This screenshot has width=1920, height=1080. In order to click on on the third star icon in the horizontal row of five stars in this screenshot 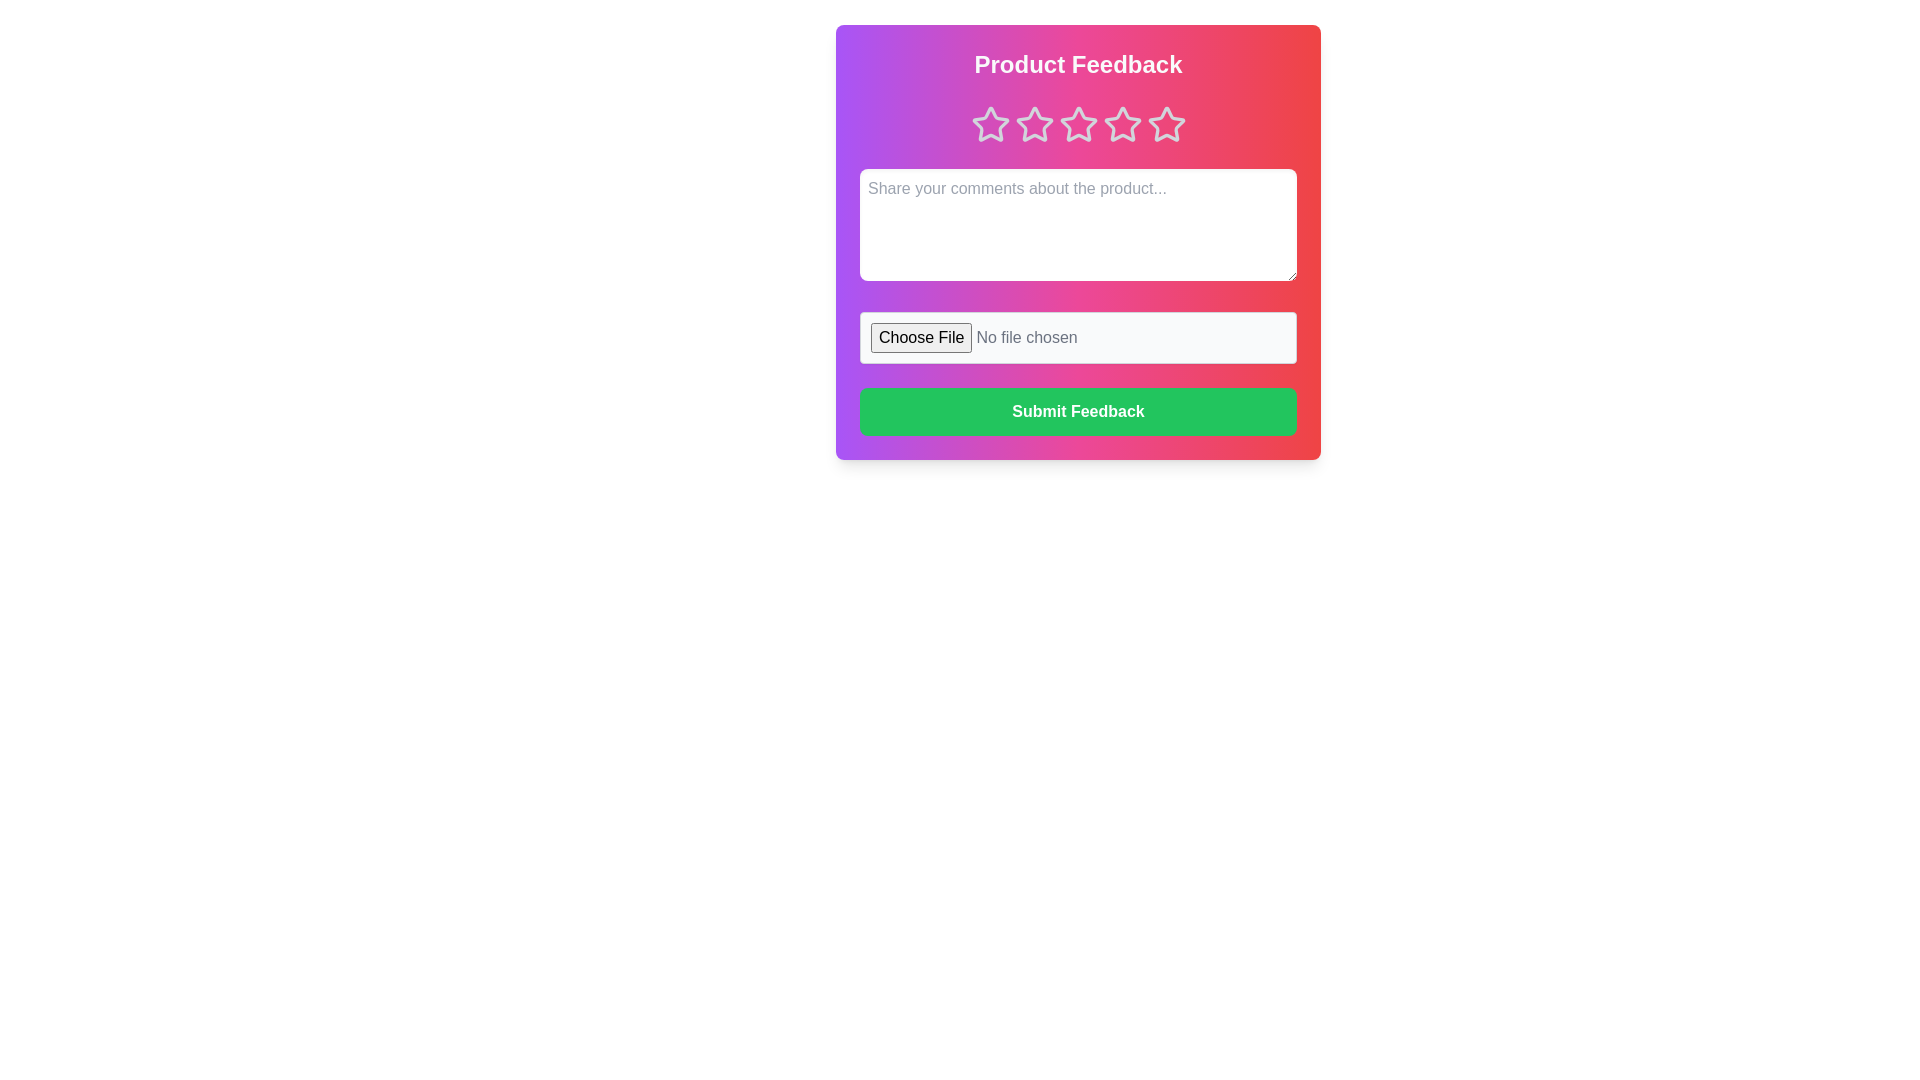, I will do `click(1122, 124)`.